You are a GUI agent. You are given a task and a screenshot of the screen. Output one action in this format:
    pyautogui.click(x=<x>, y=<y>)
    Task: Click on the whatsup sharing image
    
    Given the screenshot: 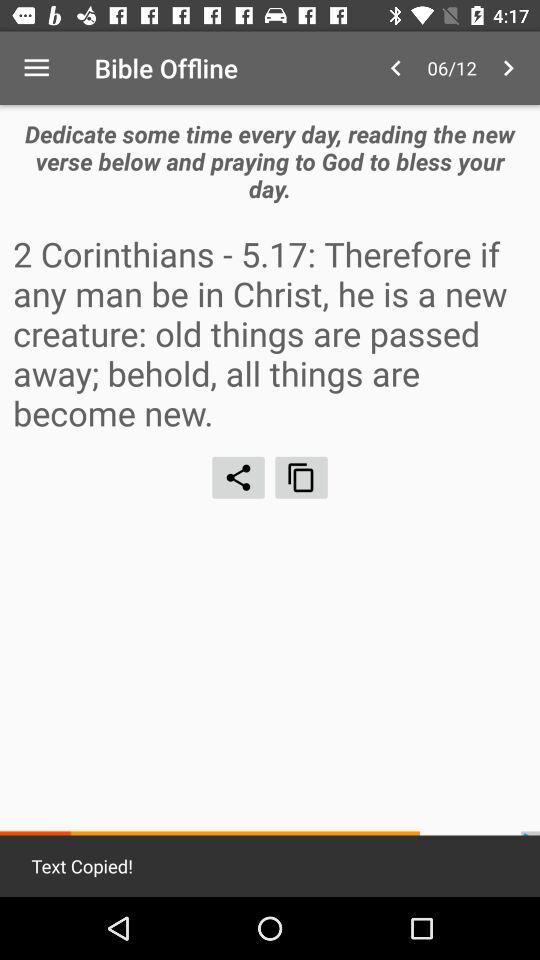 What is the action you would take?
    pyautogui.click(x=238, y=477)
    